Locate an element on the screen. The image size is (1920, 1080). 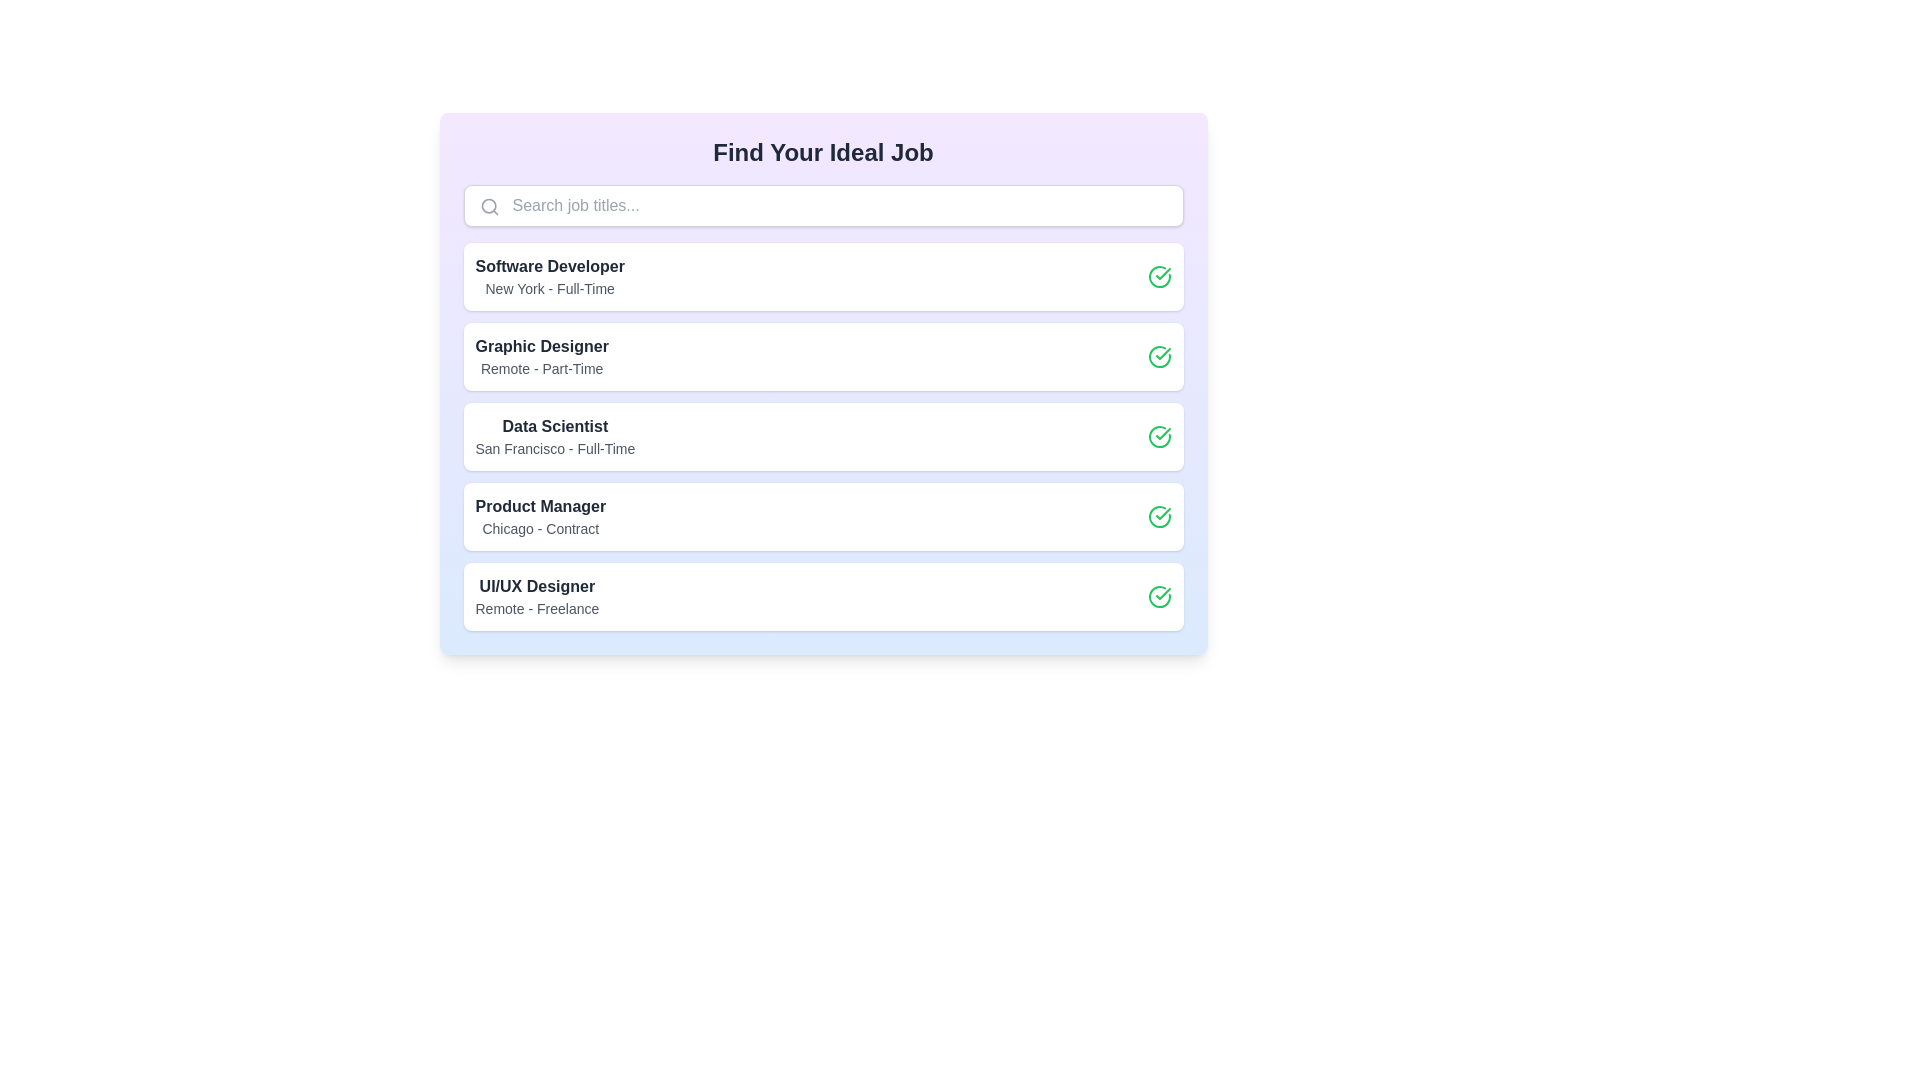
the status of the checkmark icon indicating the selection of the job listing for 'Product Manager, Chicago - Contract' located in the far right corner of its row is located at coordinates (1159, 515).